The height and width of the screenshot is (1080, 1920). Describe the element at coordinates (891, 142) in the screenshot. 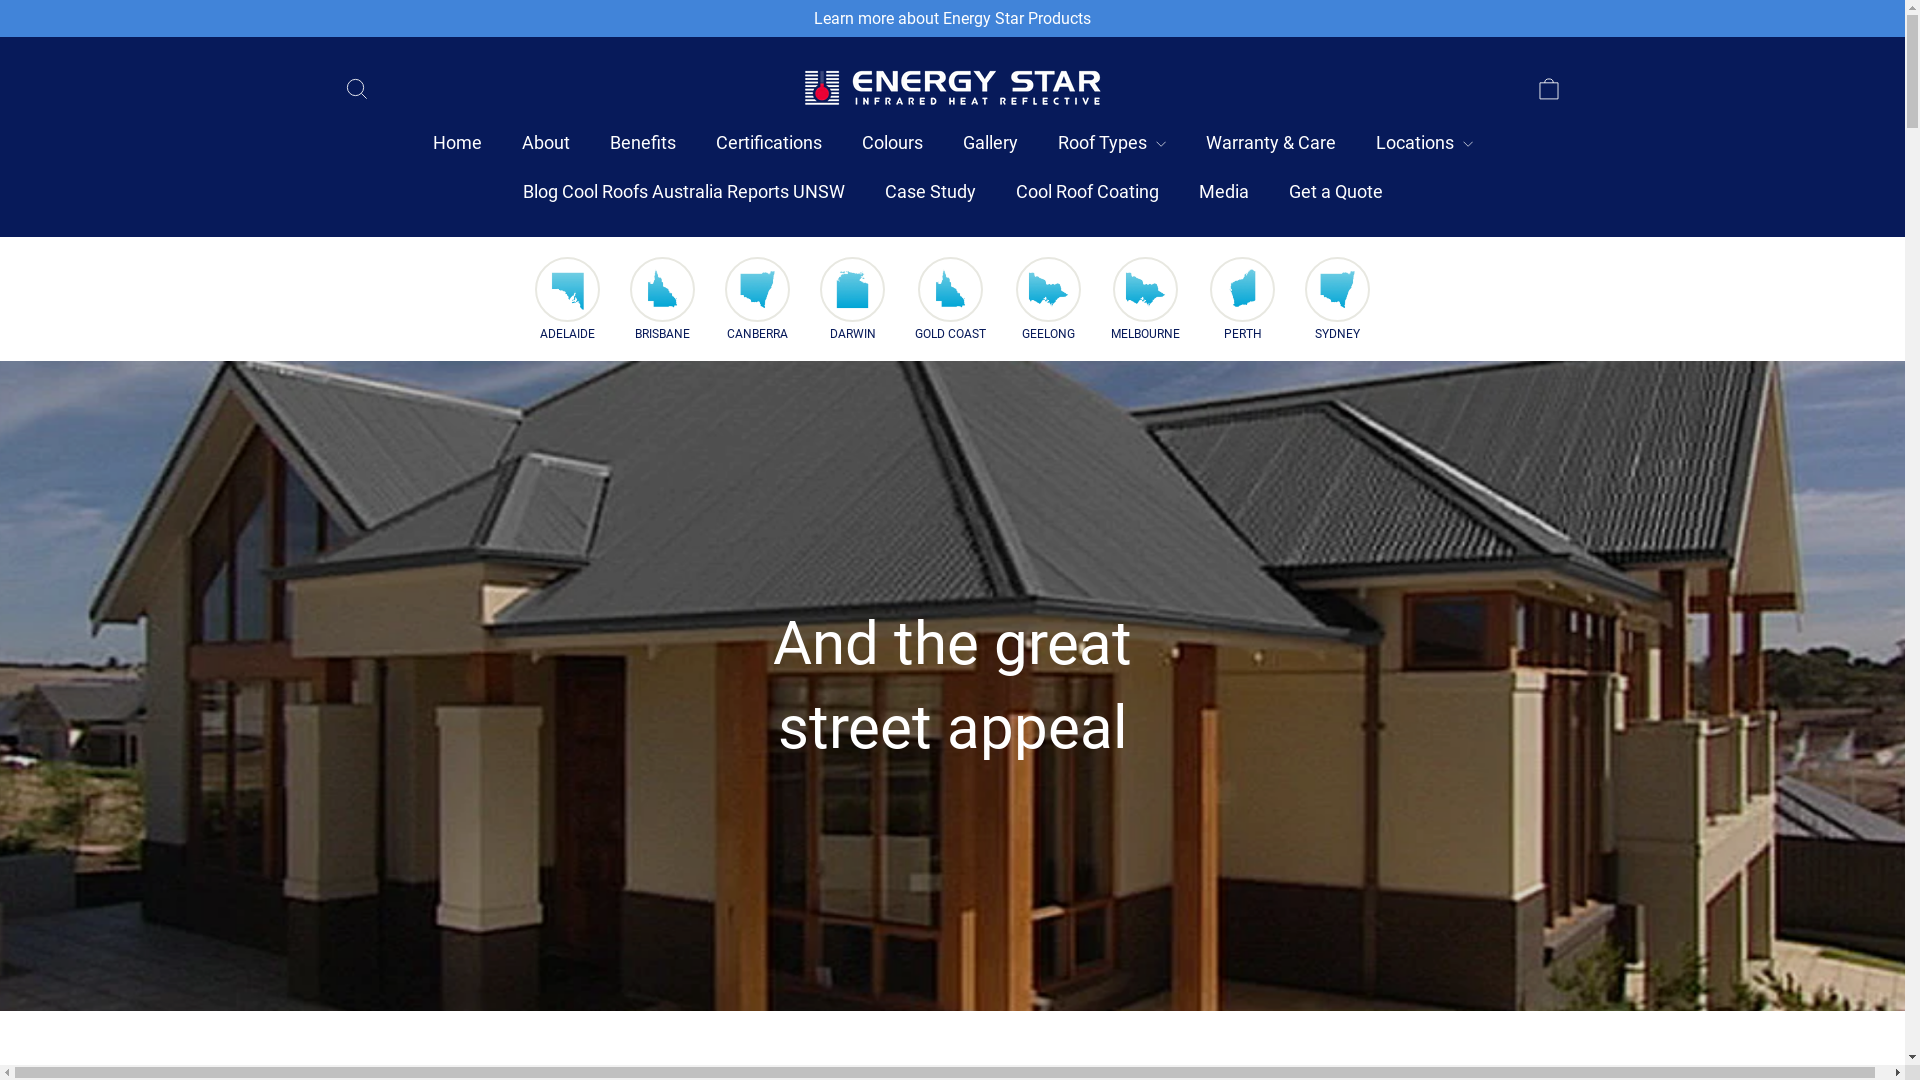

I see `'Colours'` at that location.